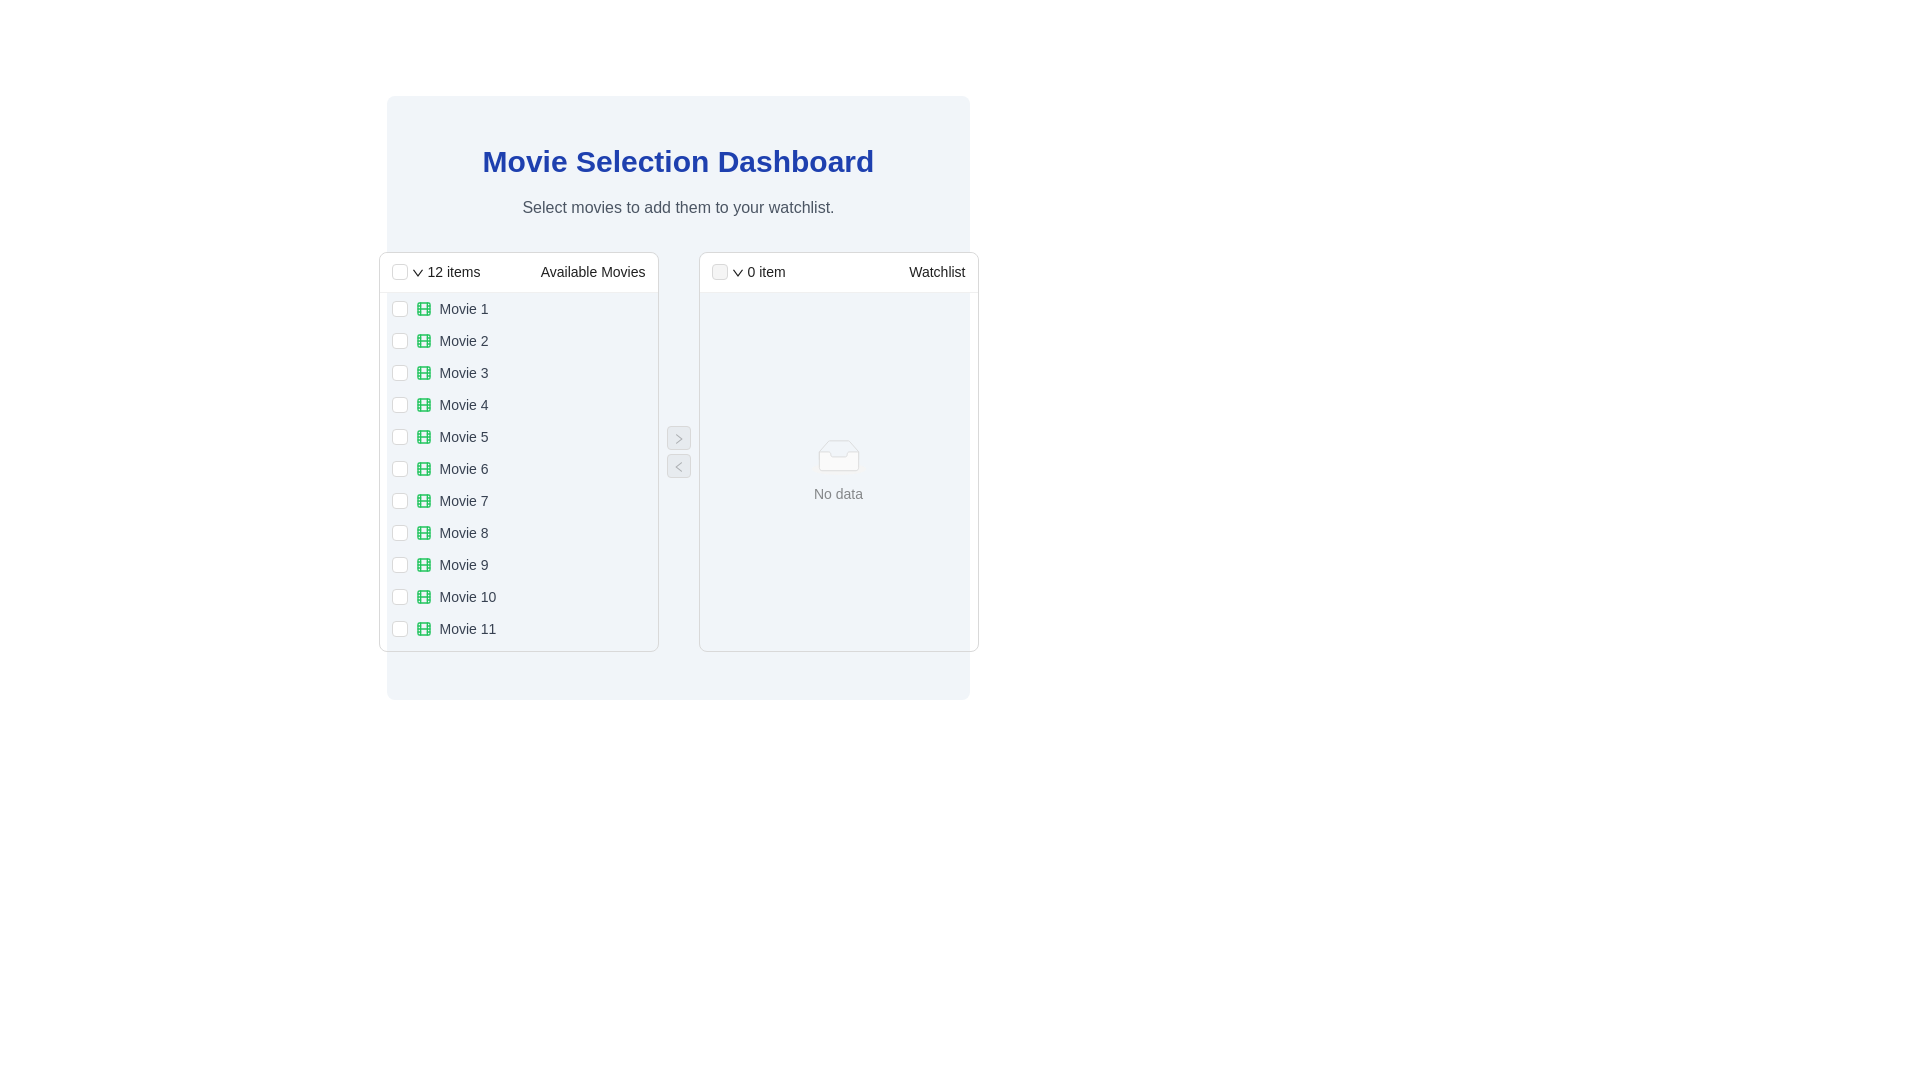  Describe the element at coordinates (518, 627) in the screenshot. I see `the checkbox of the list item for 'Movie 11'` at that location.